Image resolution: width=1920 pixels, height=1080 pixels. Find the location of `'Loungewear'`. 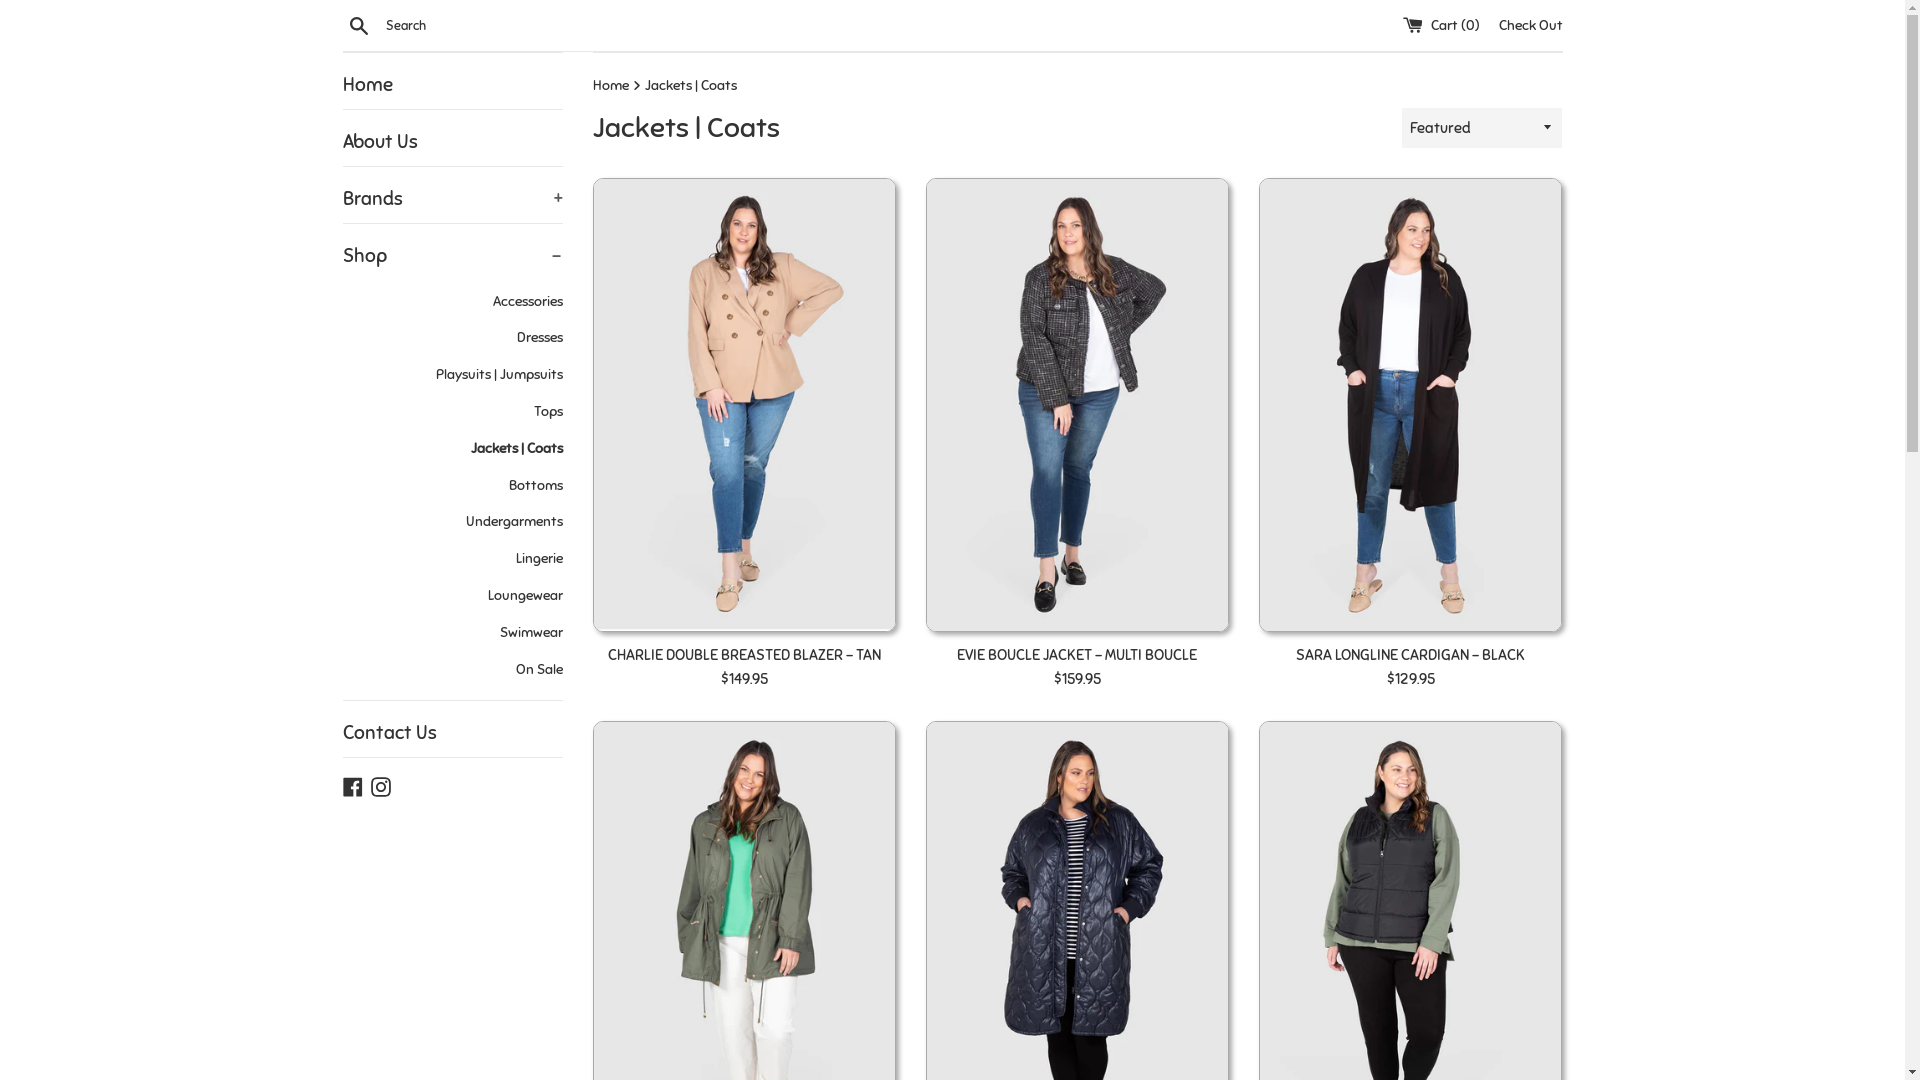

'Loungewear' is located at coordinates (341, 595).